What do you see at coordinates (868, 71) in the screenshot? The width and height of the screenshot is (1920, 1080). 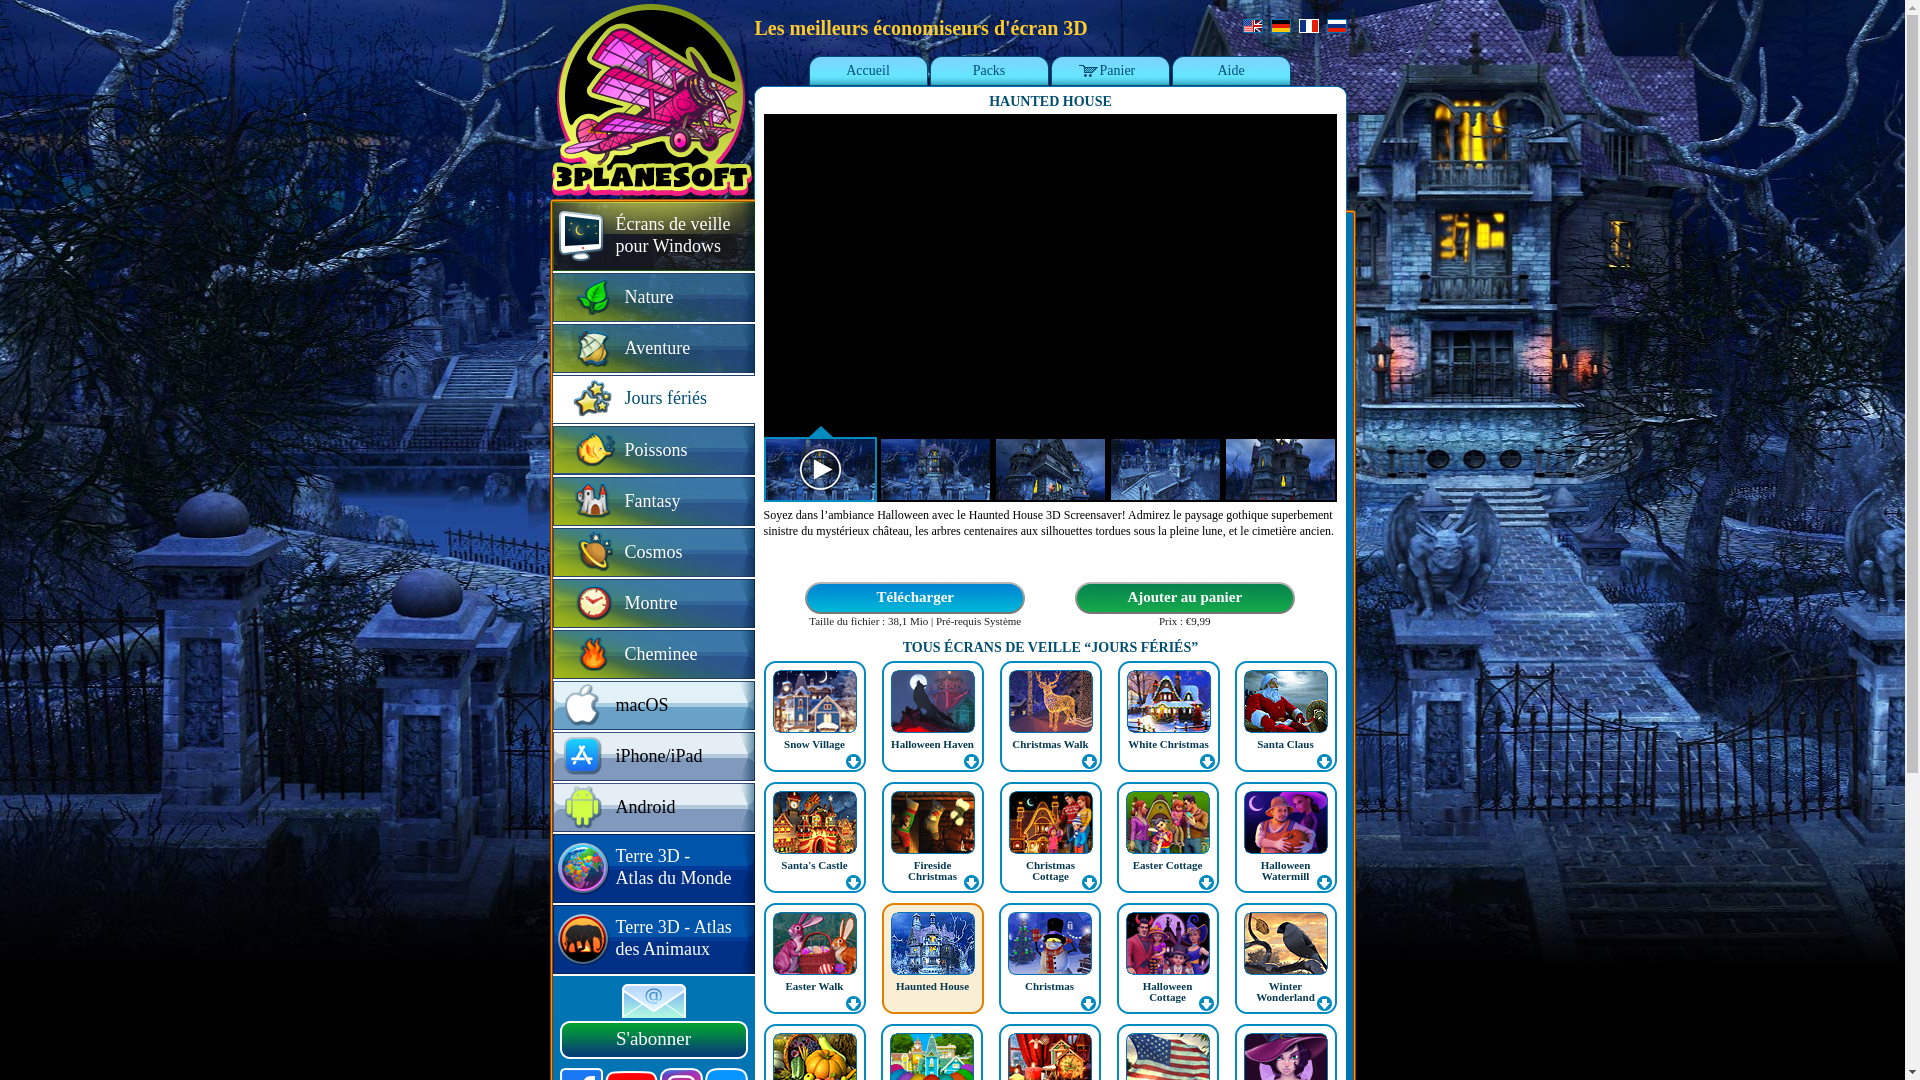 I see `'Accueil'` at bounding box center [868, 71].